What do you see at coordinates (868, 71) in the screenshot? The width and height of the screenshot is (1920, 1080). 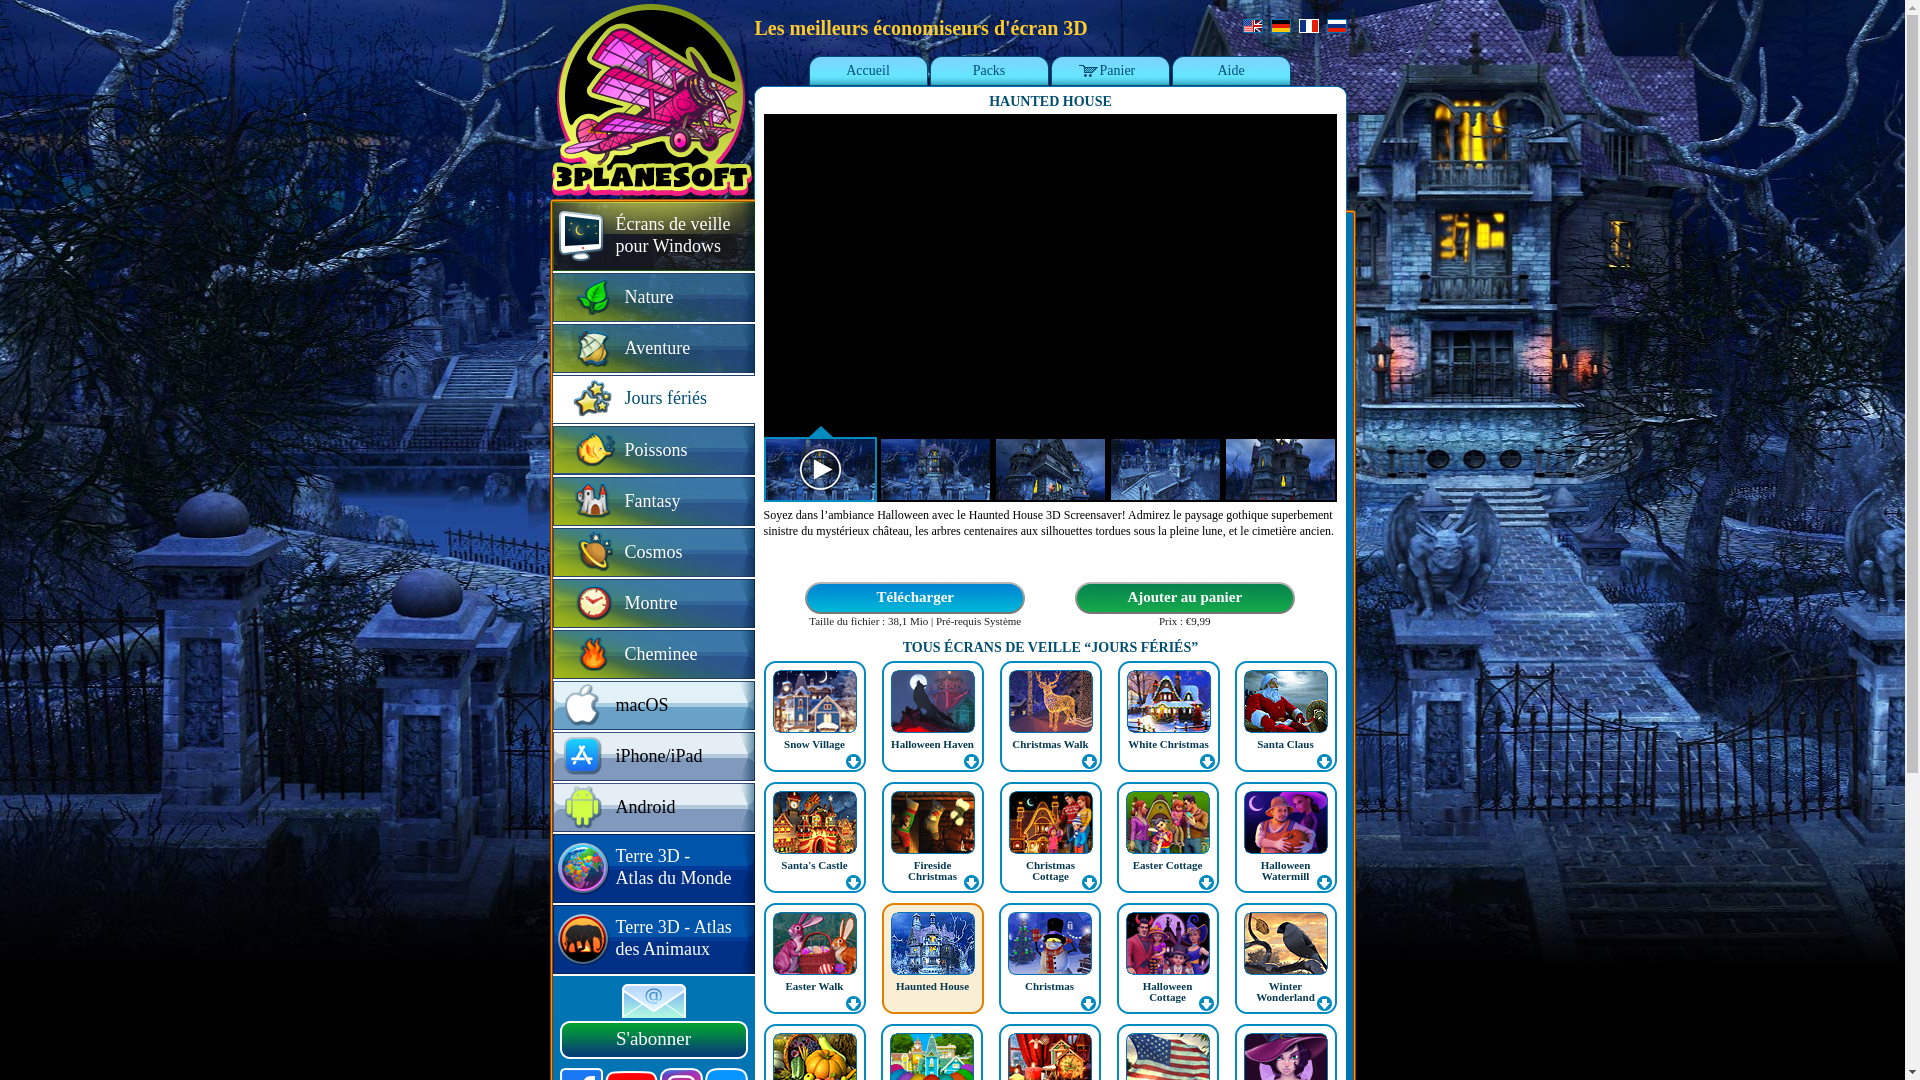 I see `'Accueil'` at bounding box center [868, 71].